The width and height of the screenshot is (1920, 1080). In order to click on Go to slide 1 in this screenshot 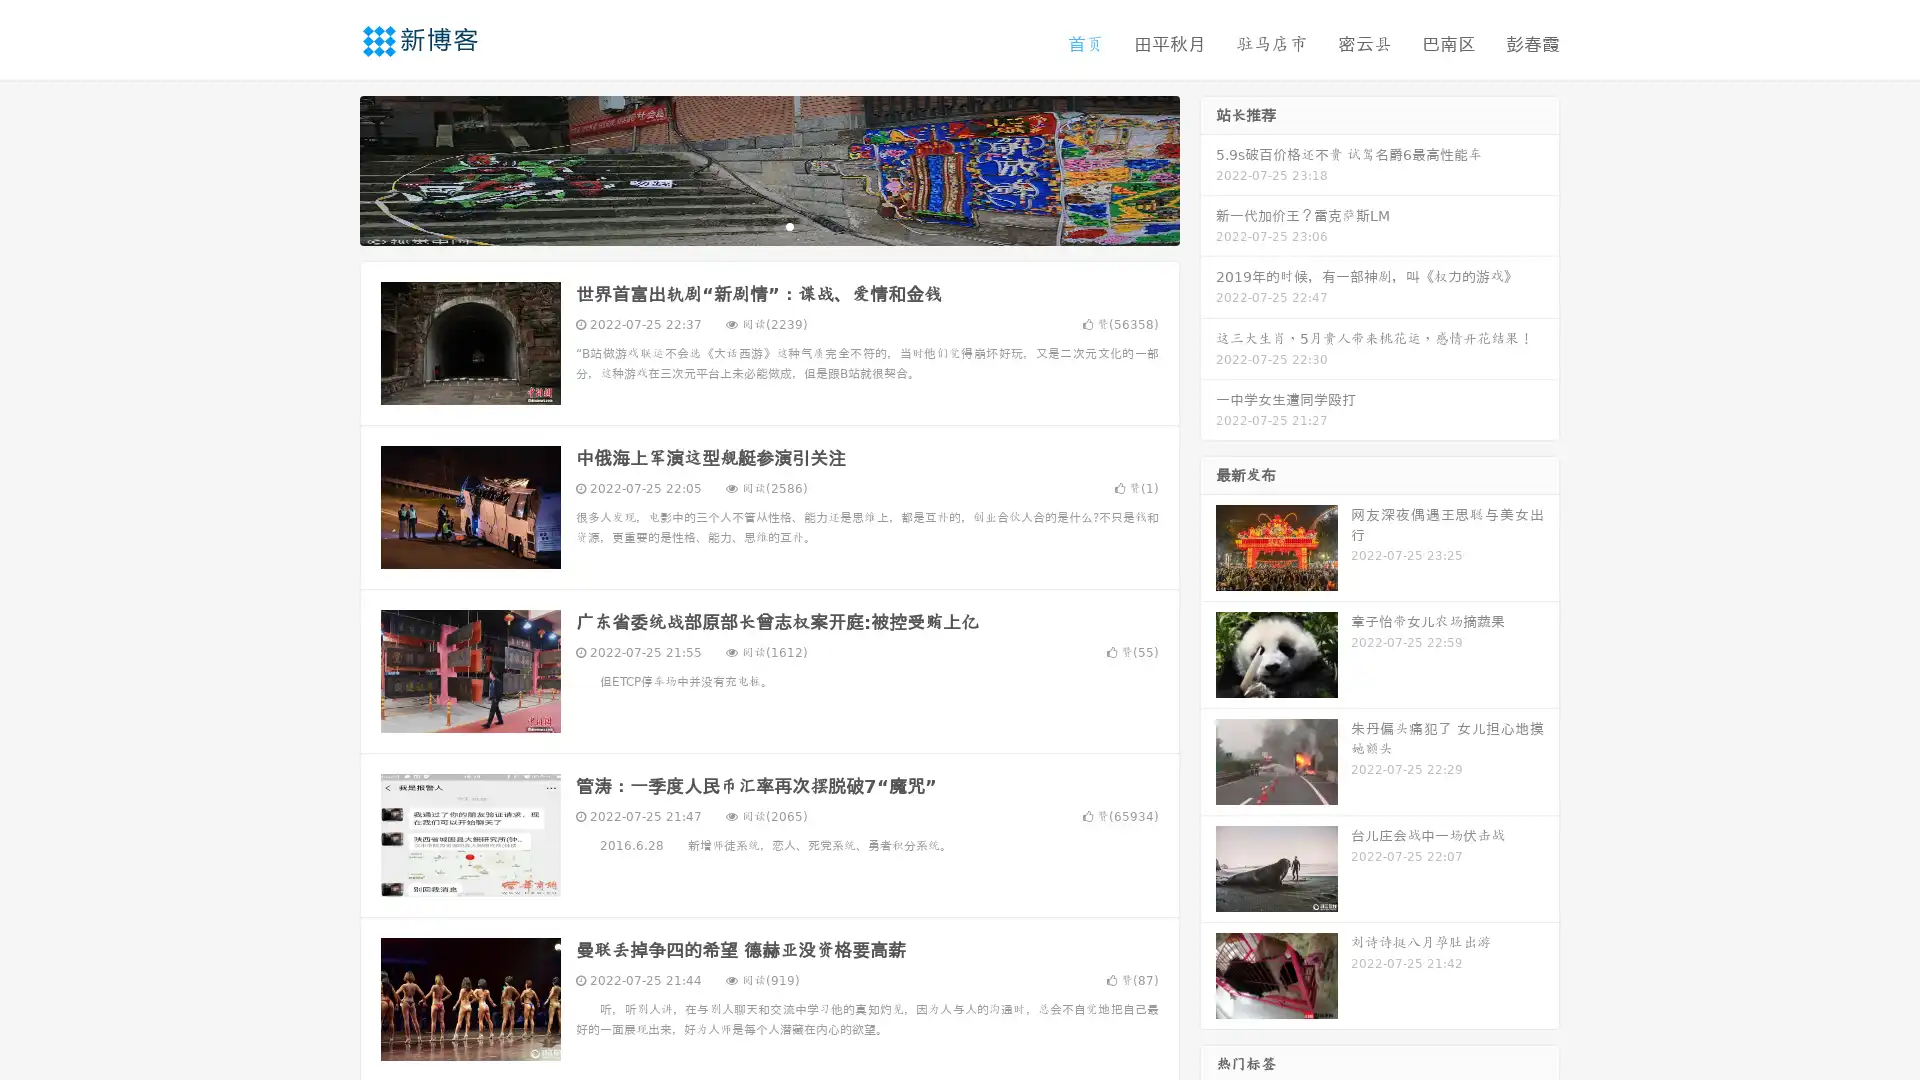, I will do `click(748, 225)`.